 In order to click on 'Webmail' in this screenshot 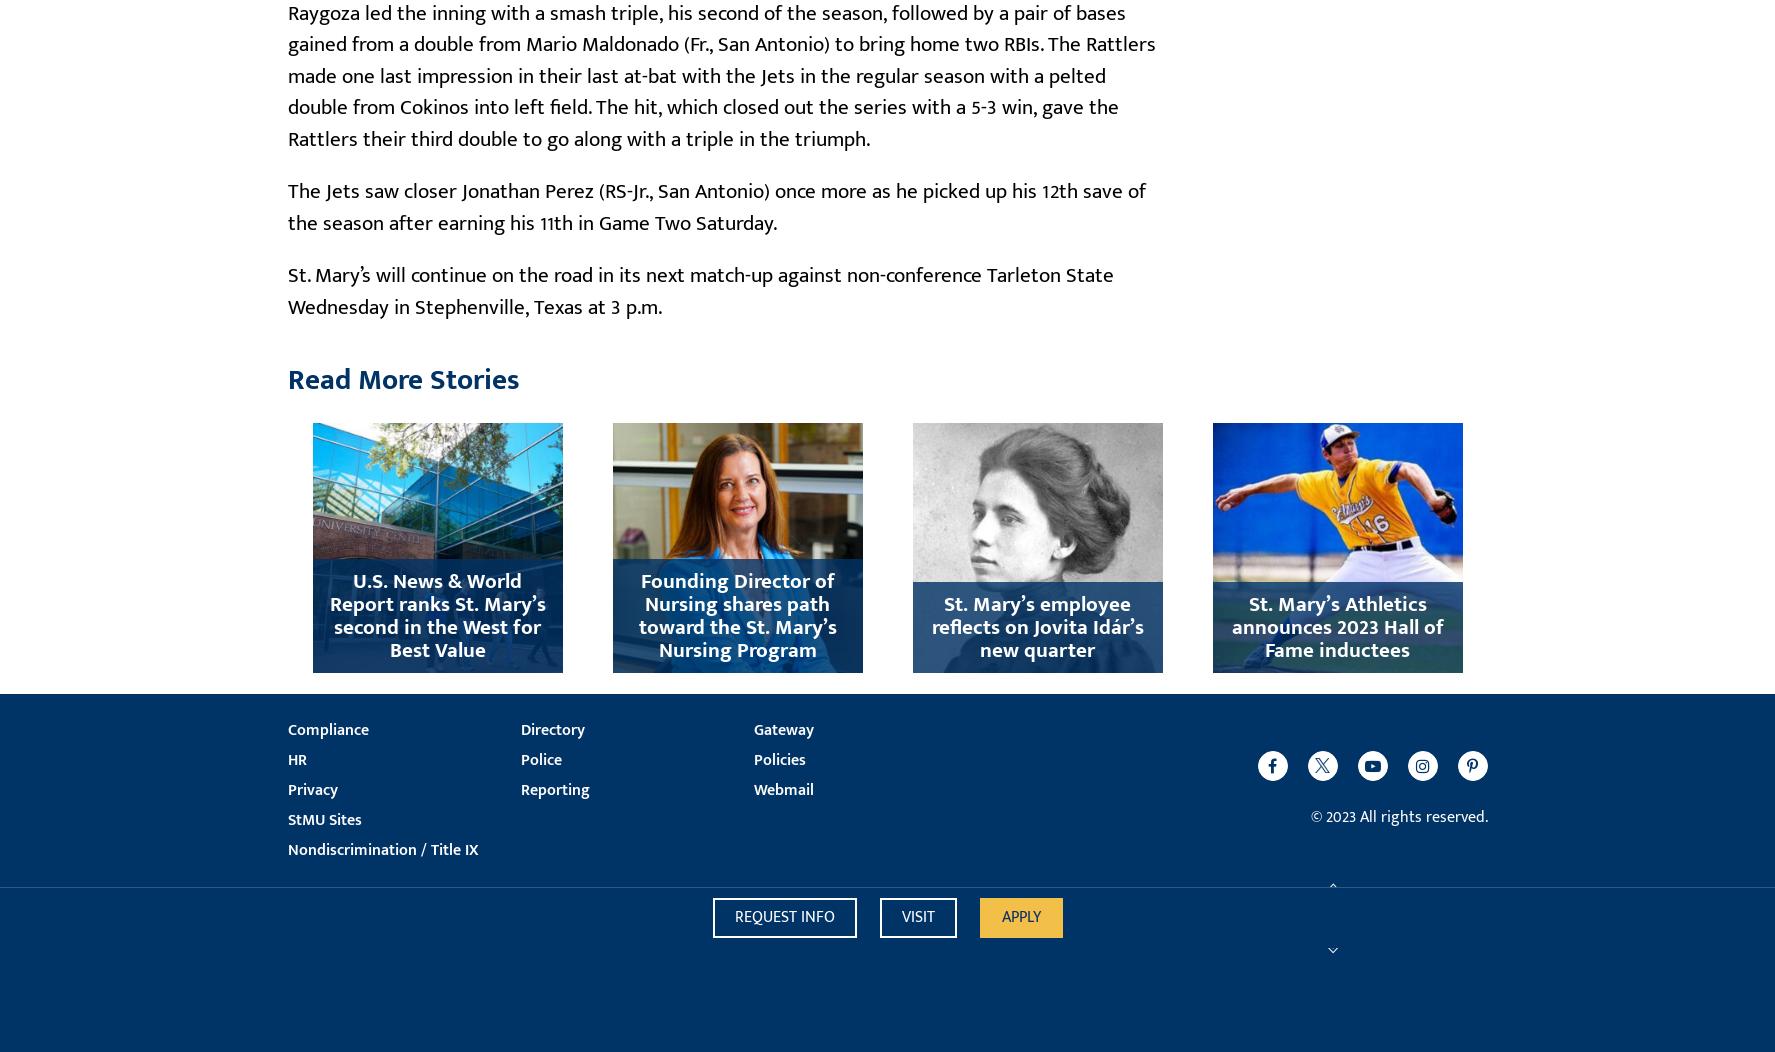, I will do `click(784, 789)`.